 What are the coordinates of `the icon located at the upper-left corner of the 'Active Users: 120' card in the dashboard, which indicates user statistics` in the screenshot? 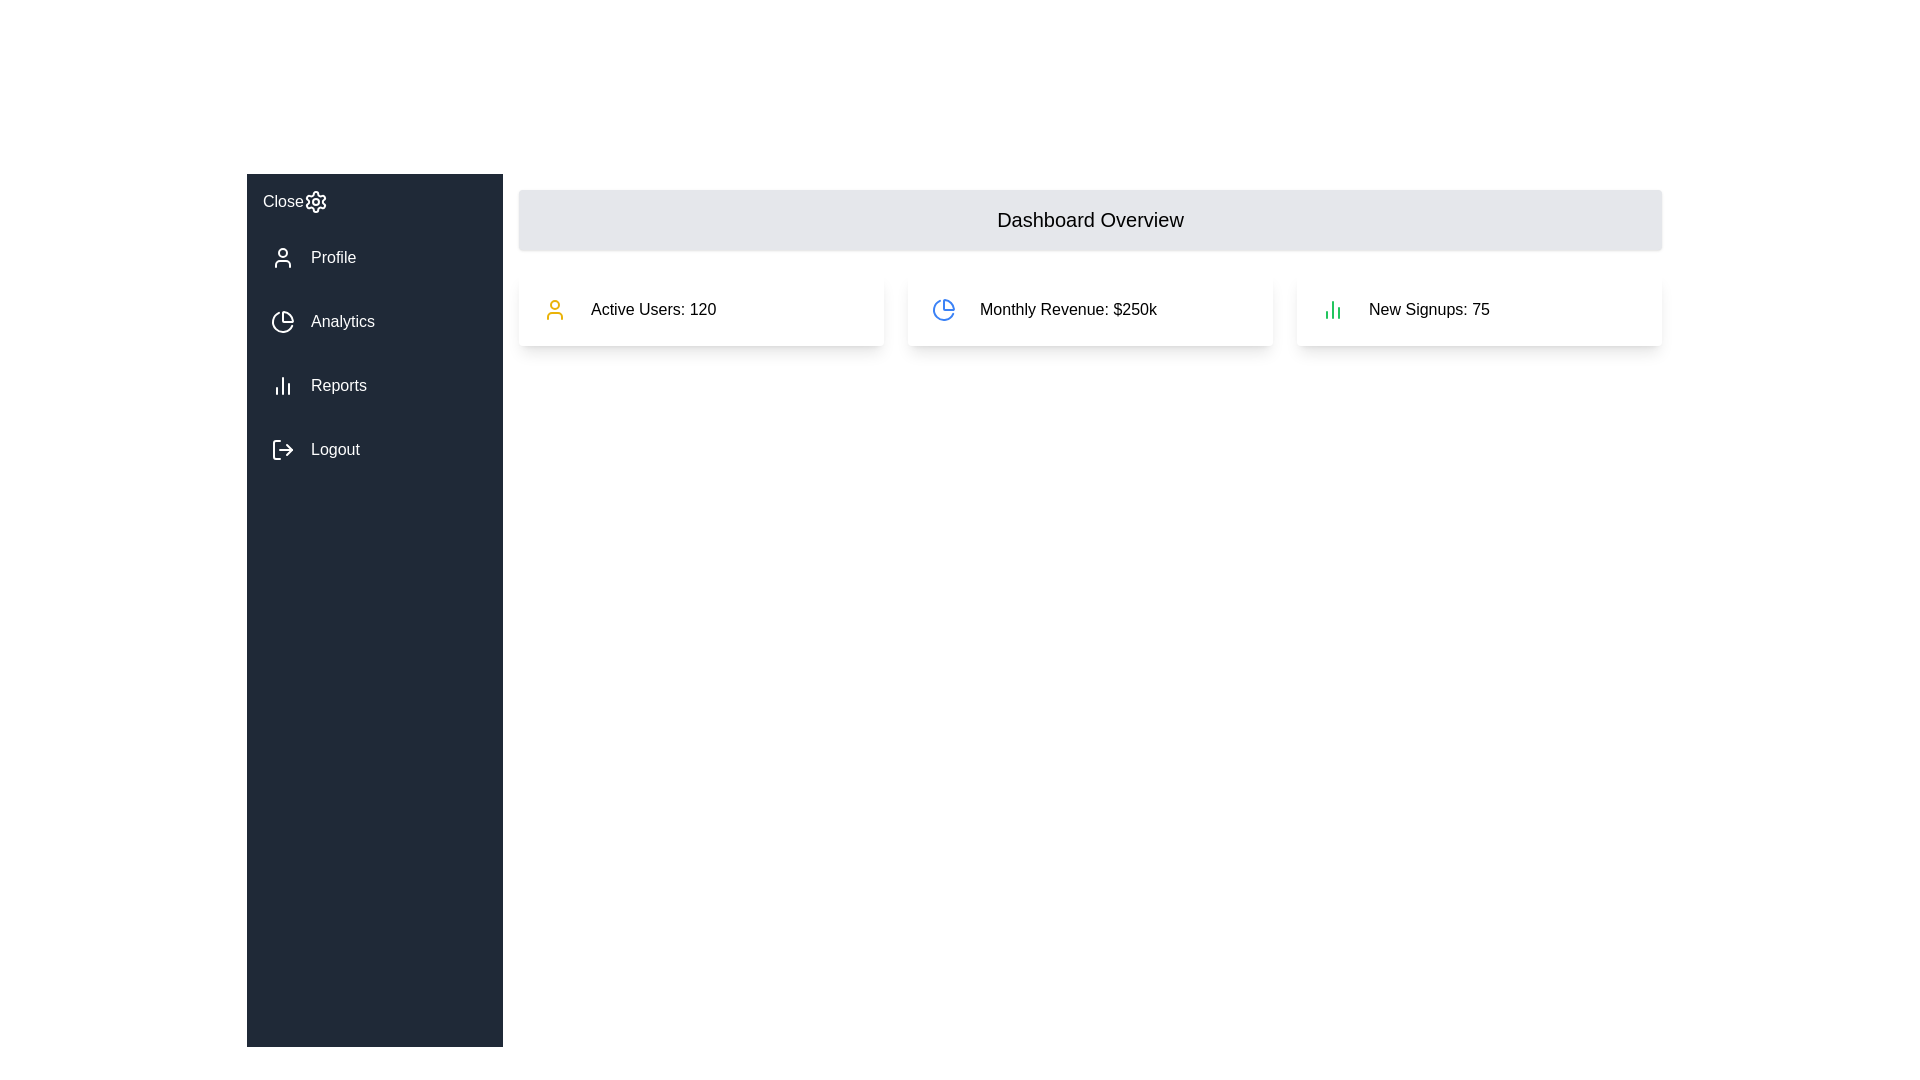 It's located at (555, 309).